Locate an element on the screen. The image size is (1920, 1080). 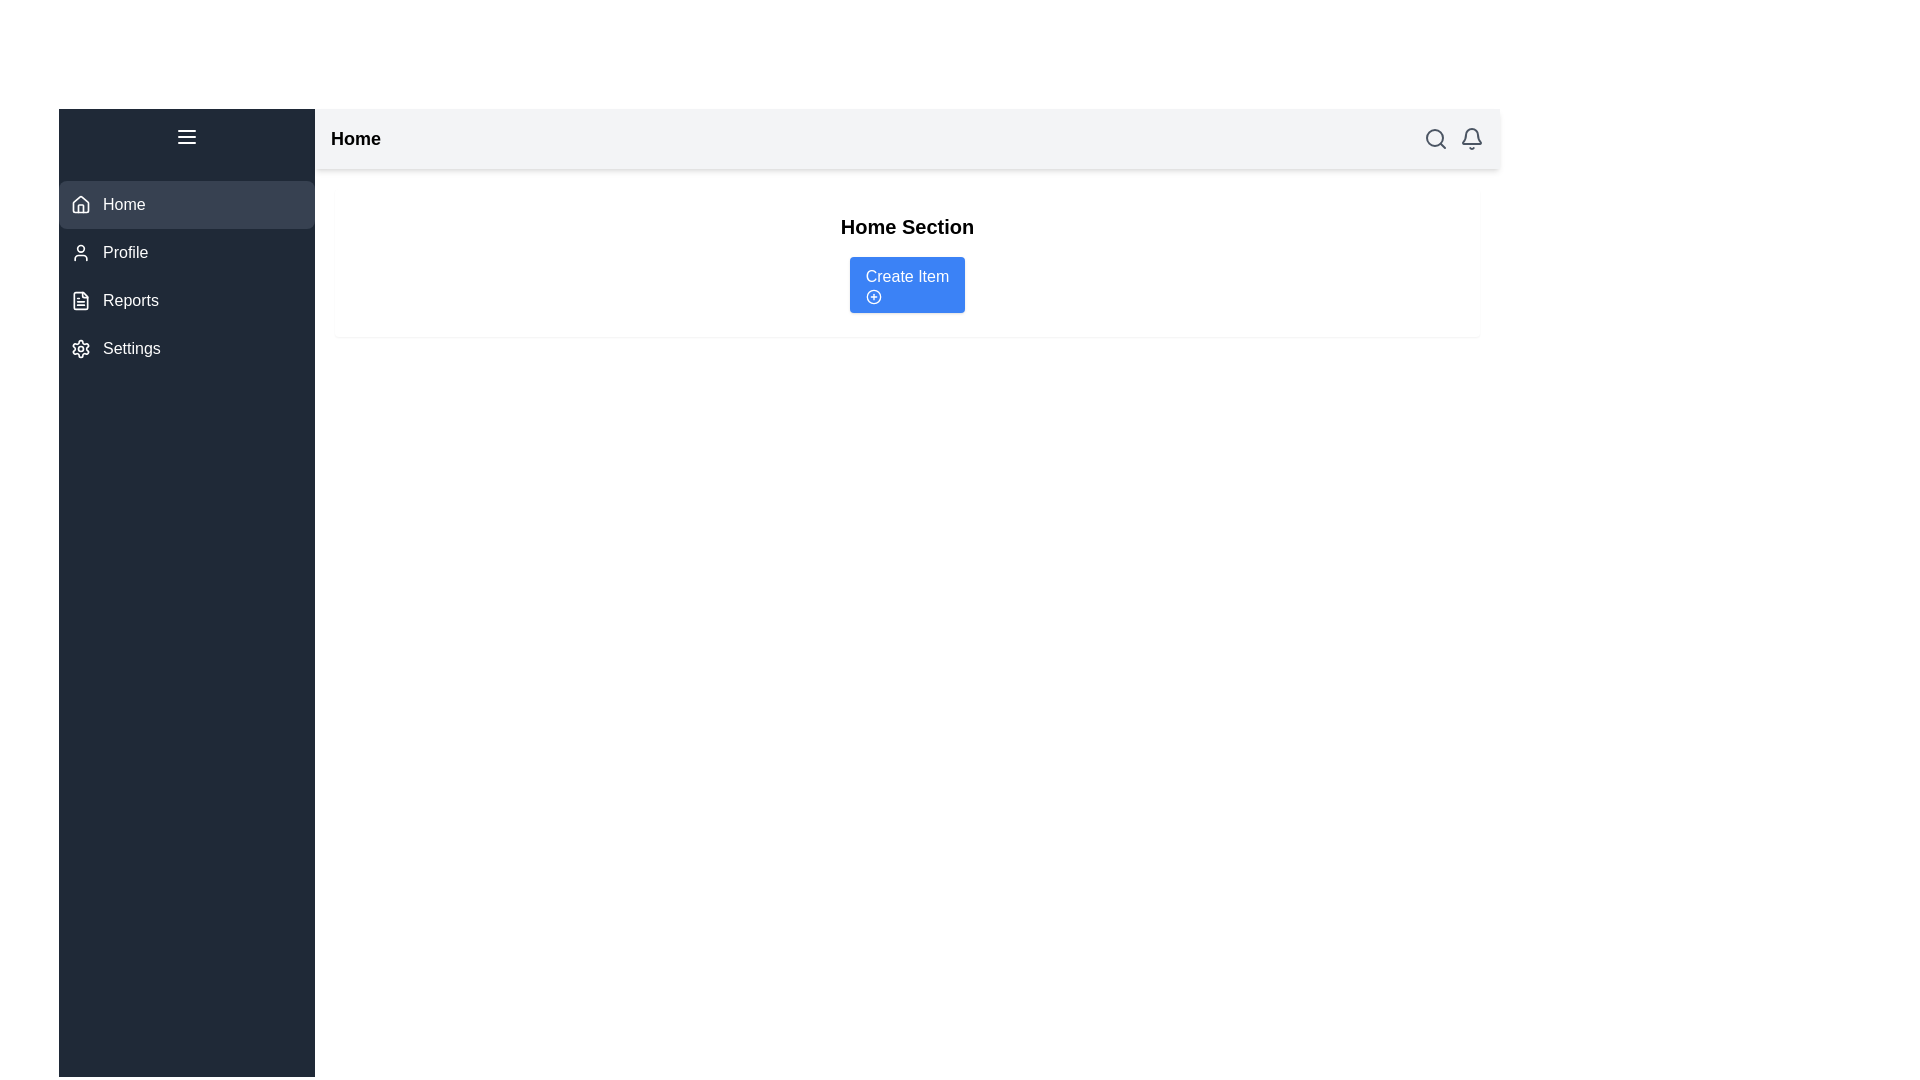
the document file icon located in the navigation bar on the left side, positioned below the profile icon and above the settings icon is located at coordinates (80, 300).